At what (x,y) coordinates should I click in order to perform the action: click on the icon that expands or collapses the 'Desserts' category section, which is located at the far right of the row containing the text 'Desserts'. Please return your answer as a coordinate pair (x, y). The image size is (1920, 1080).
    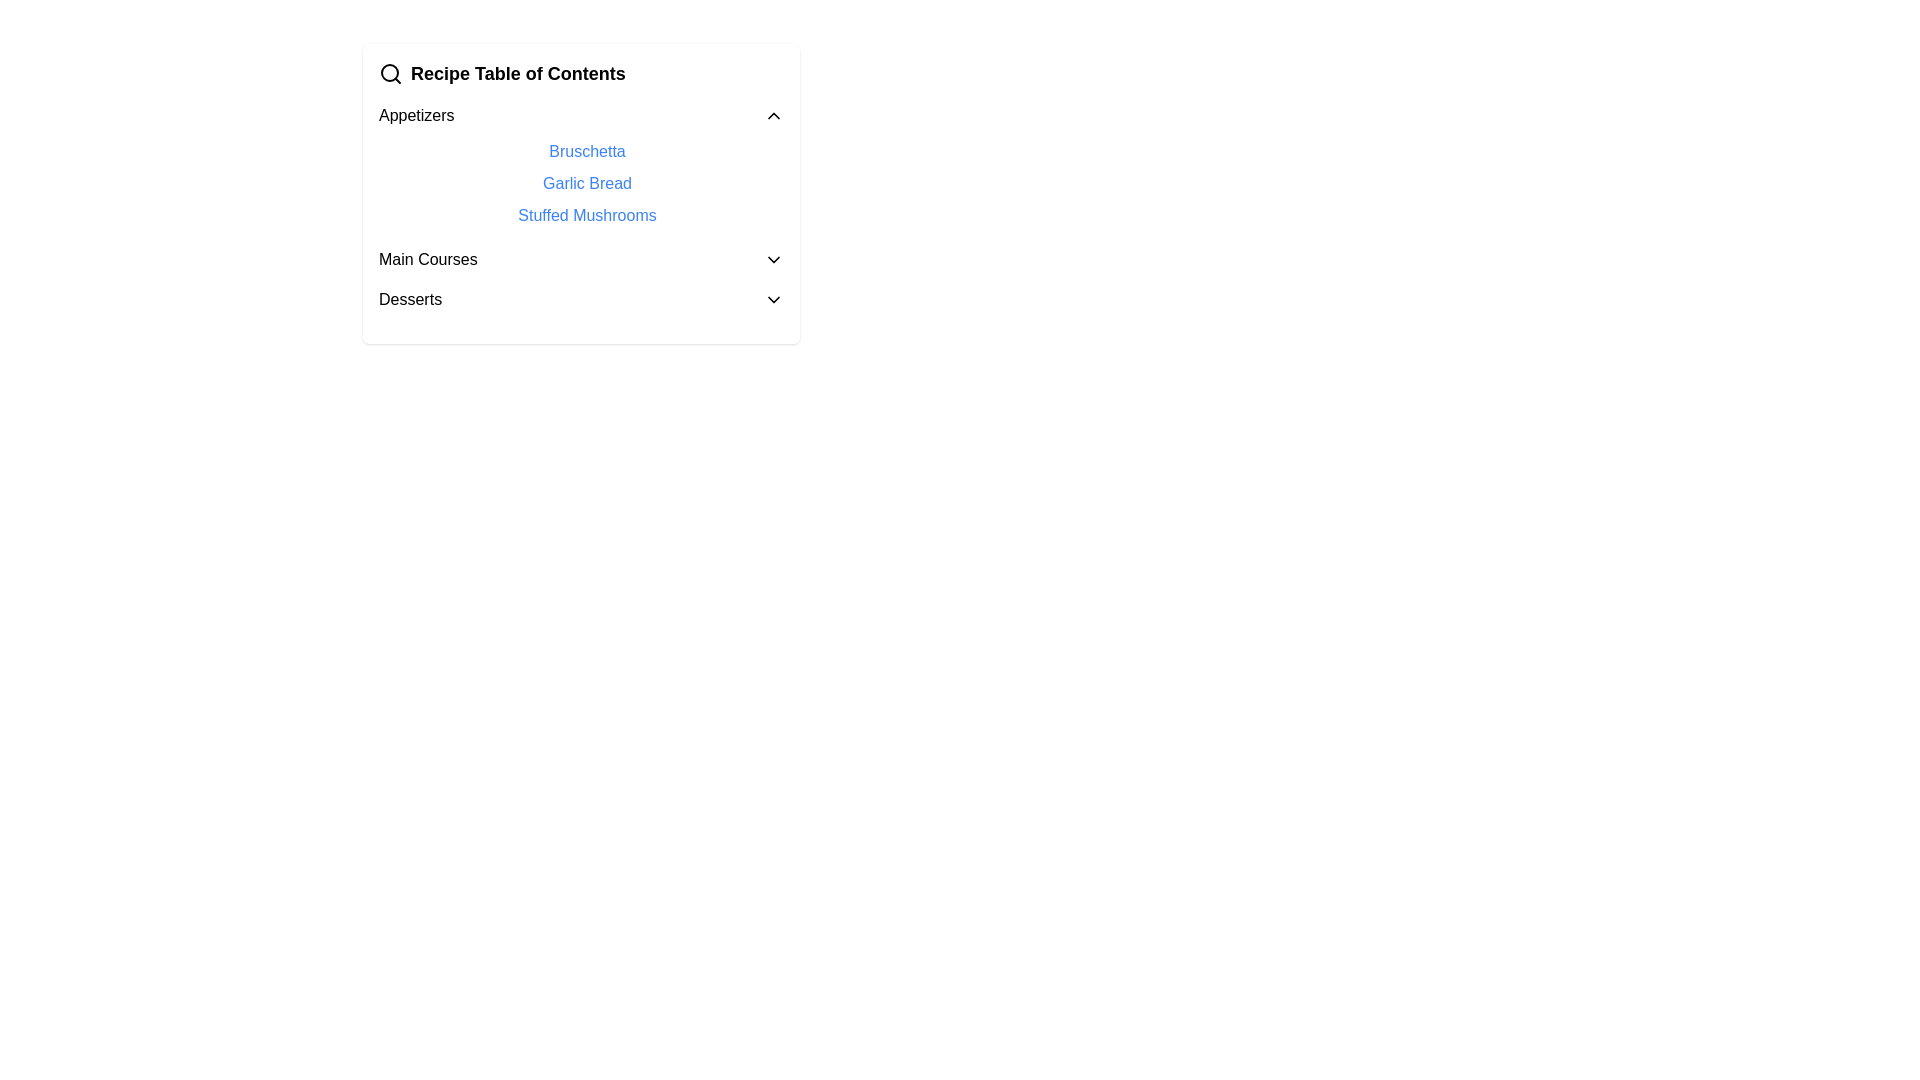
    Looking at the image, I should click on (772, 300).